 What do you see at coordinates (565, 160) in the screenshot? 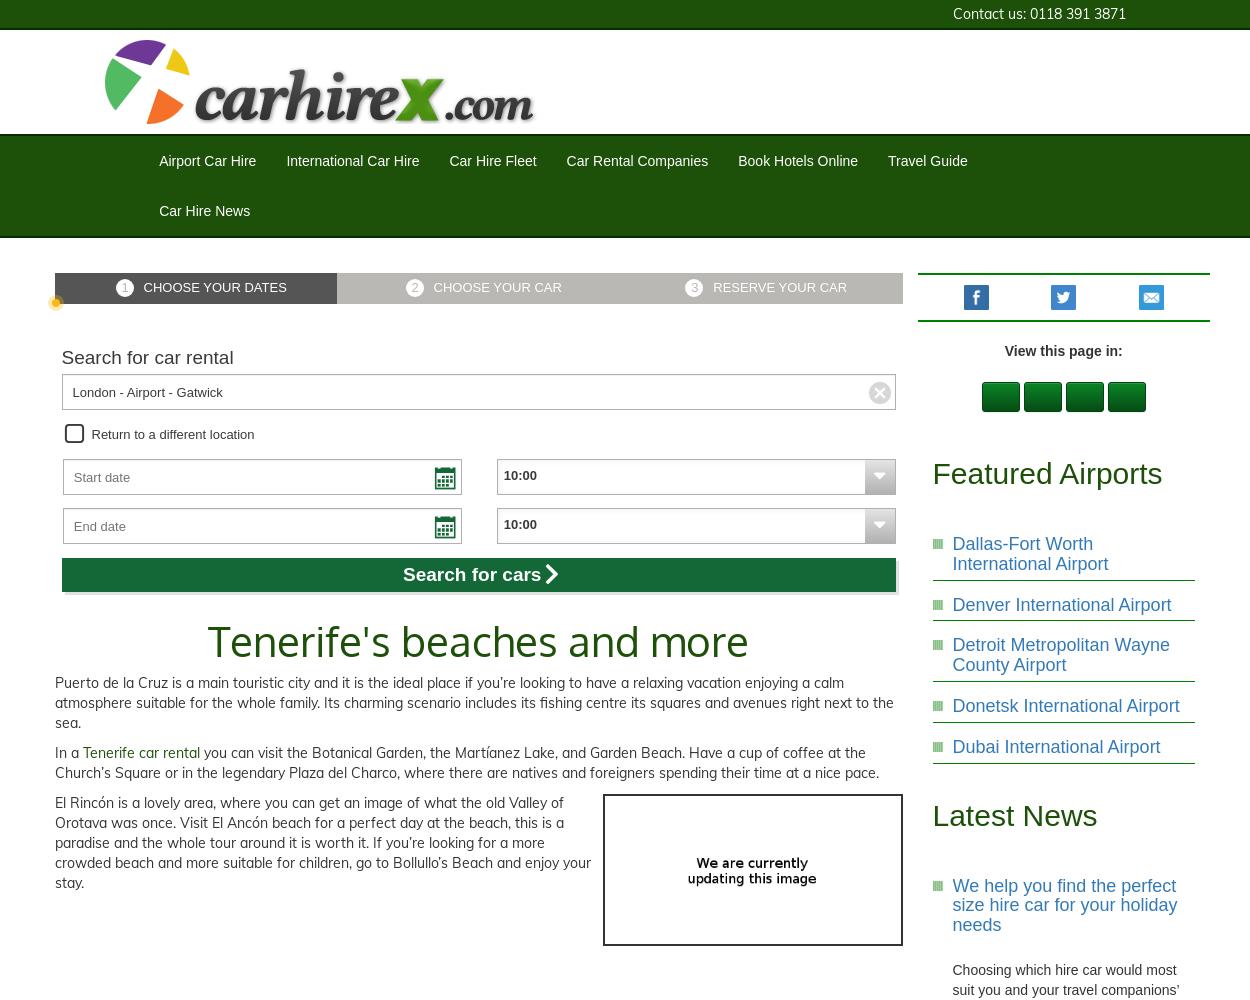
I see `'Car Rental Companies'` at bounding box center [565, 160].